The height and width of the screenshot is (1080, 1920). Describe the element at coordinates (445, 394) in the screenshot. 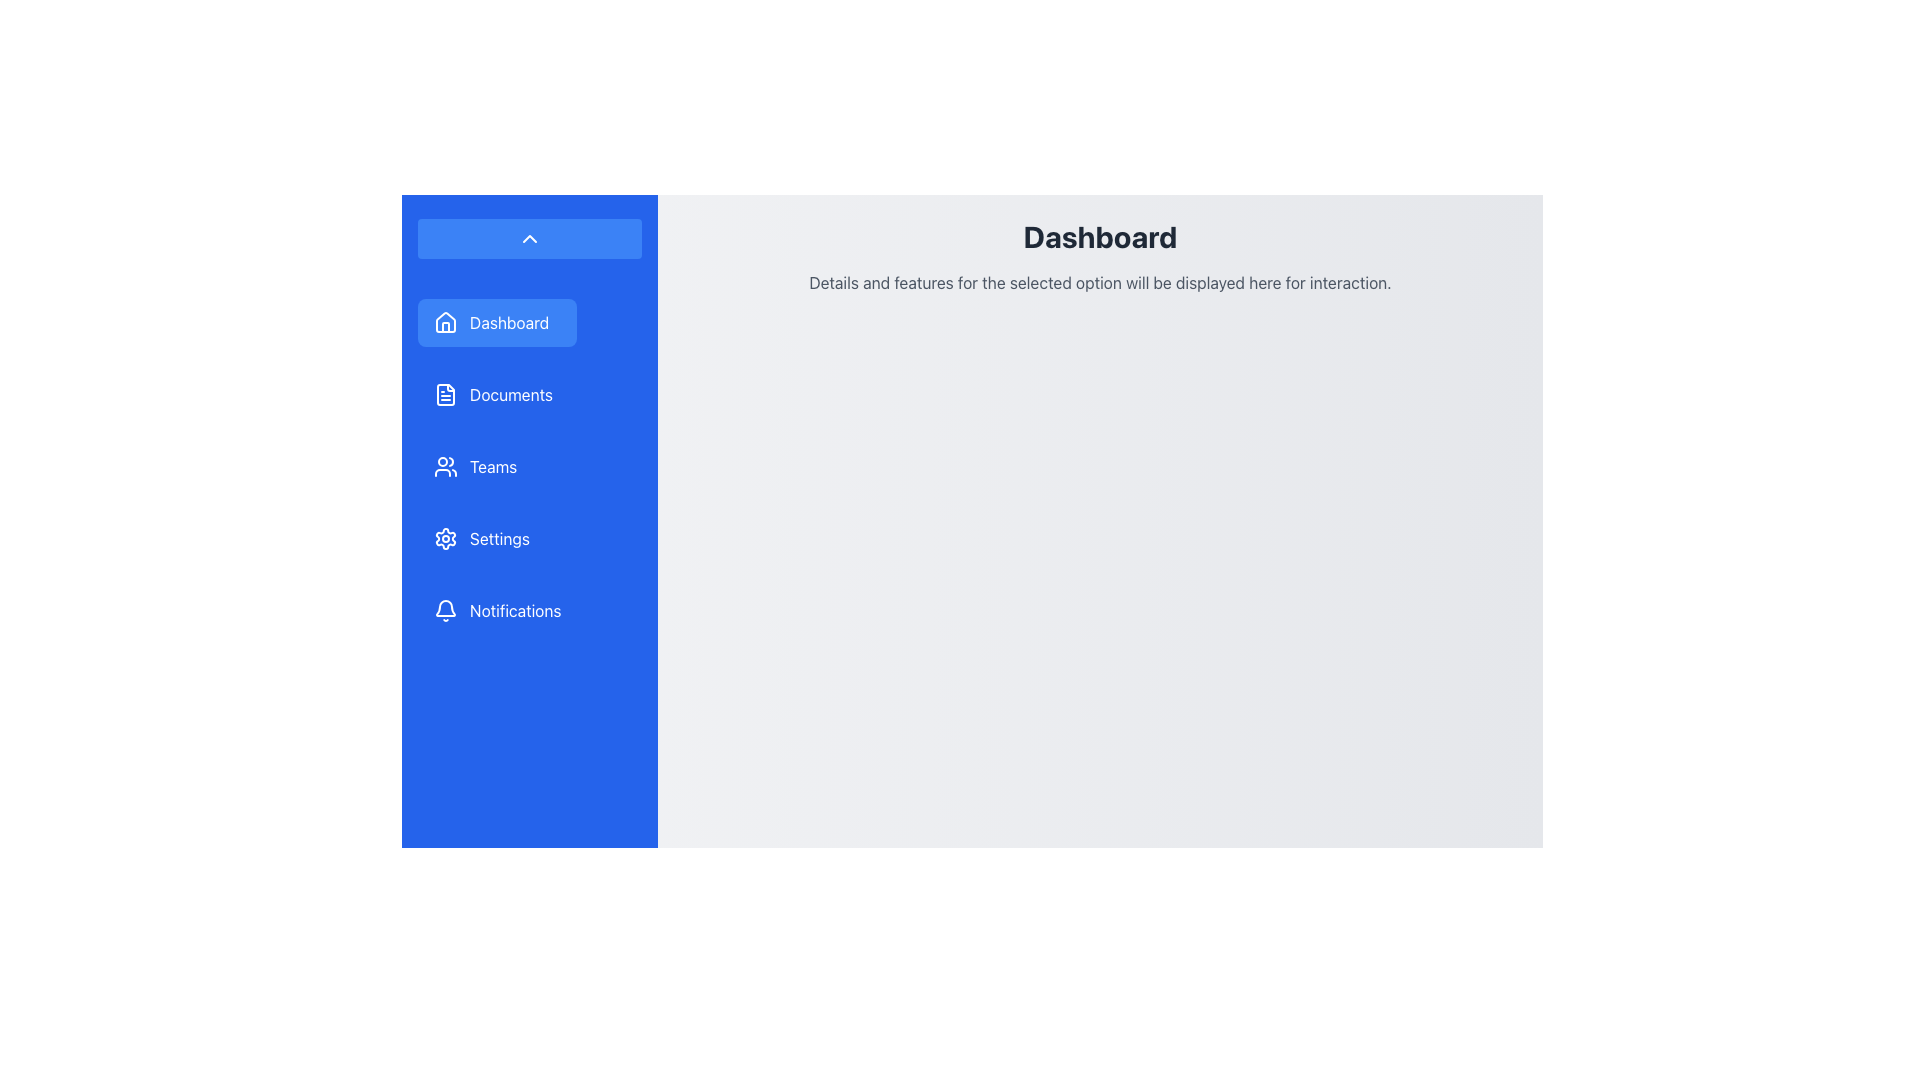

I see `the 'Documents' icon located in the vertical navigation bar, which visually represents the documents section and is positioned next to the text 'Documents'` at that location.